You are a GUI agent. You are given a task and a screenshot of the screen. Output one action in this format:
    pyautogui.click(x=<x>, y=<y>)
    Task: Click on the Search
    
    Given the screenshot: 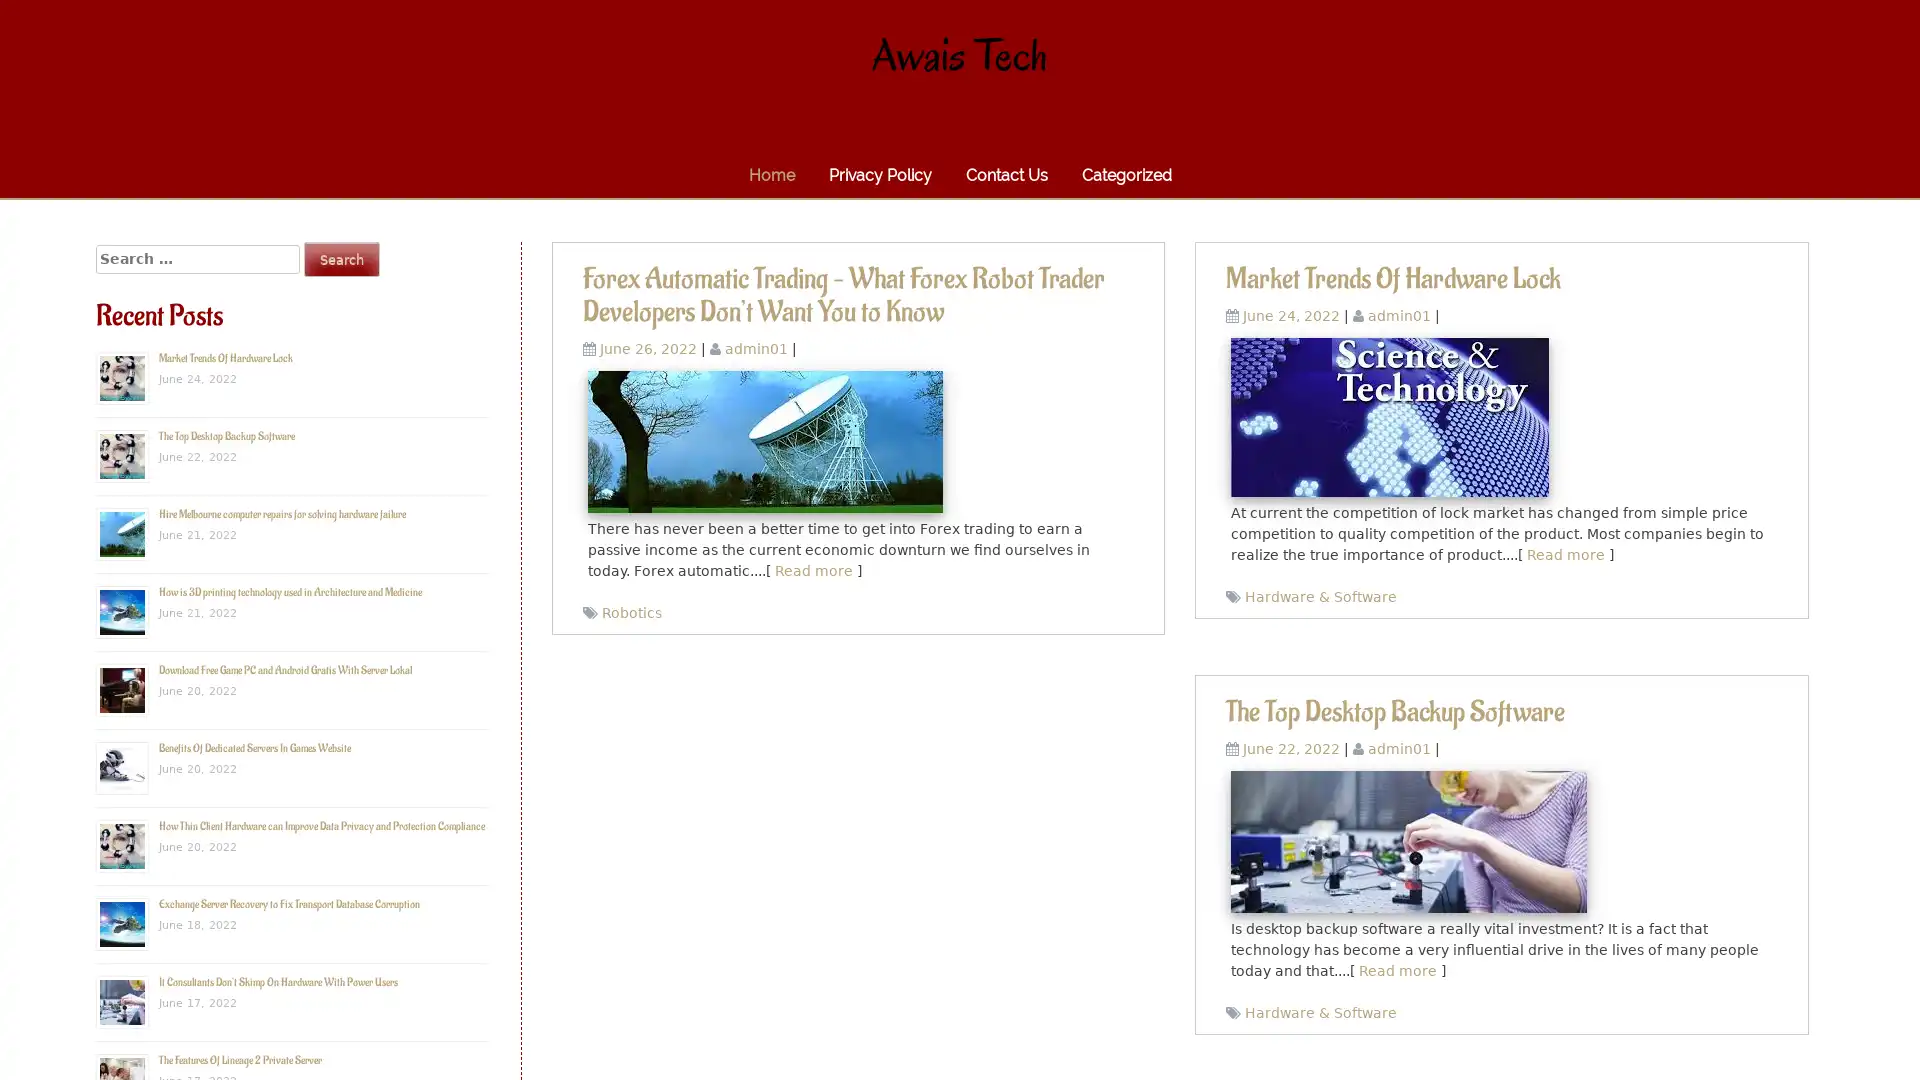 What is the action you would take?
    pyautogui.click(x=341, y=258)
    